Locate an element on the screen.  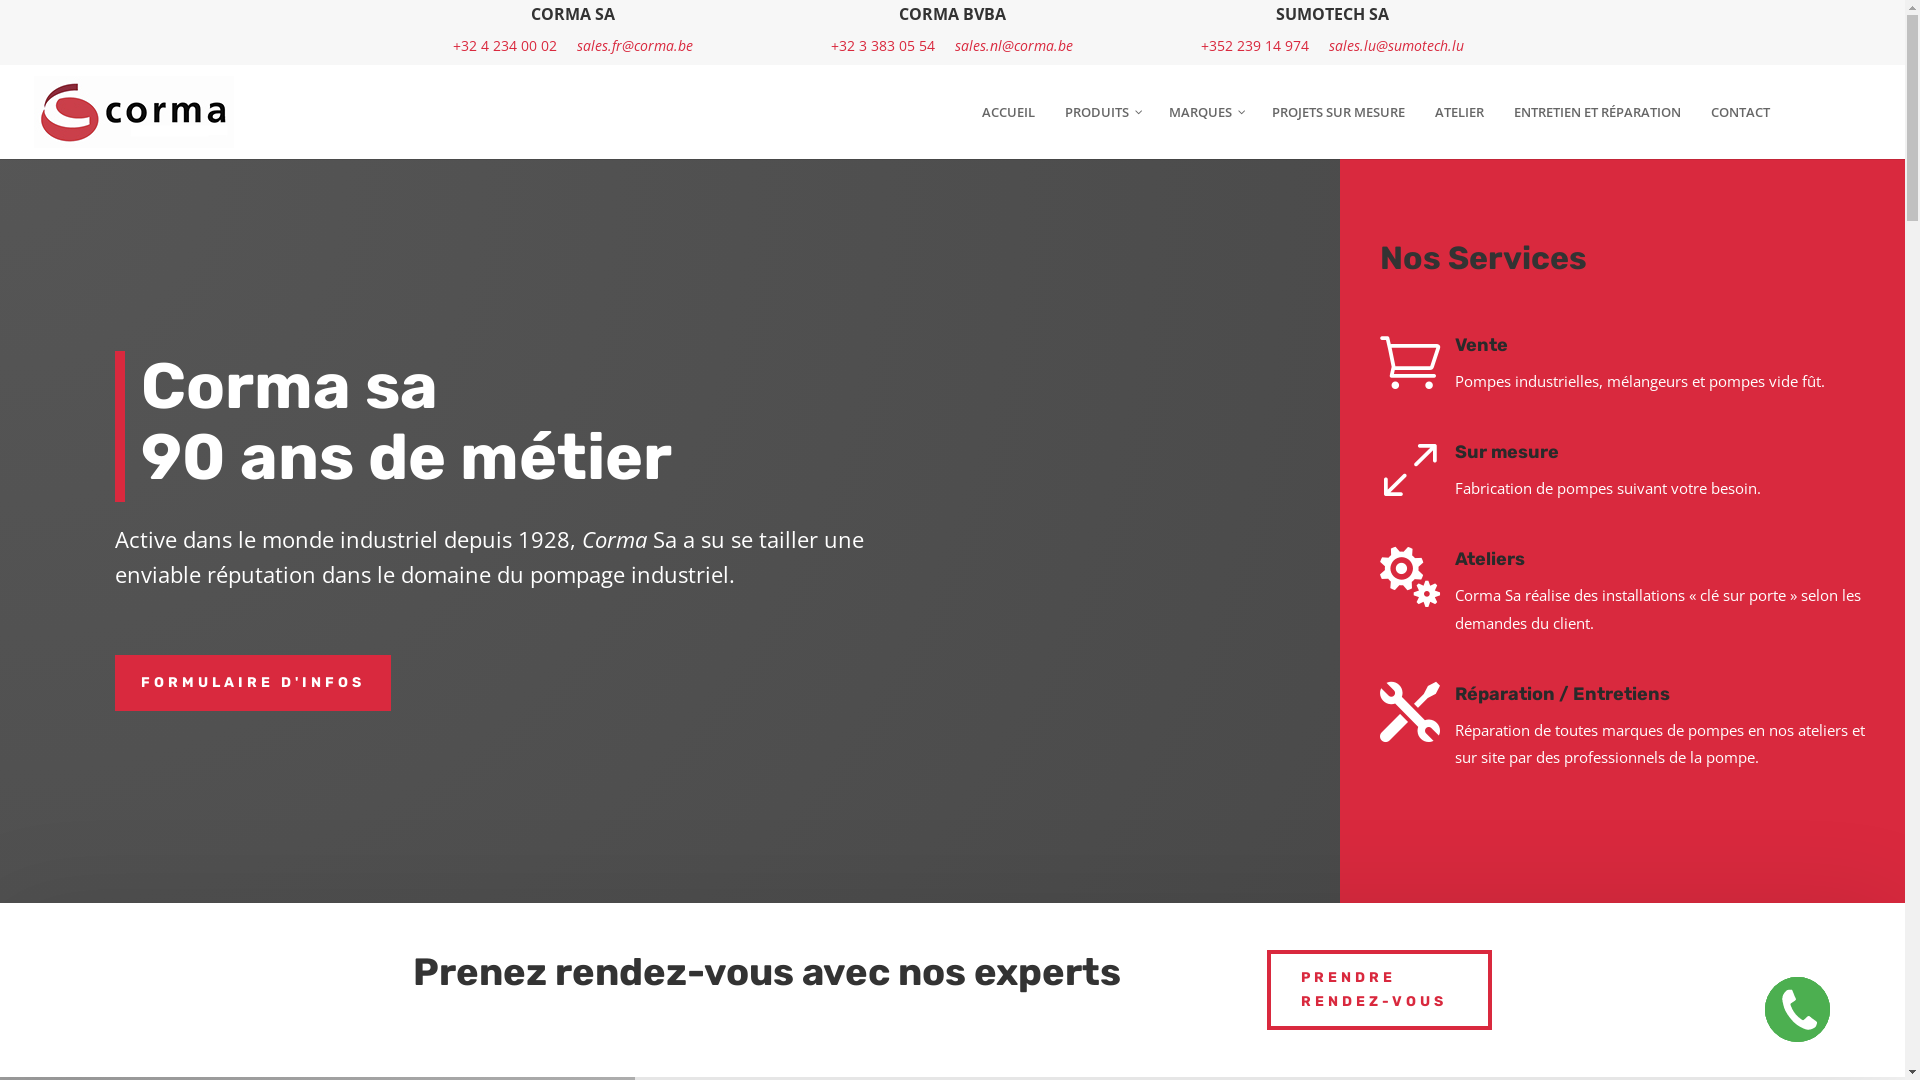
'+352 239 14 974' is located at coordinates (1253, 45).